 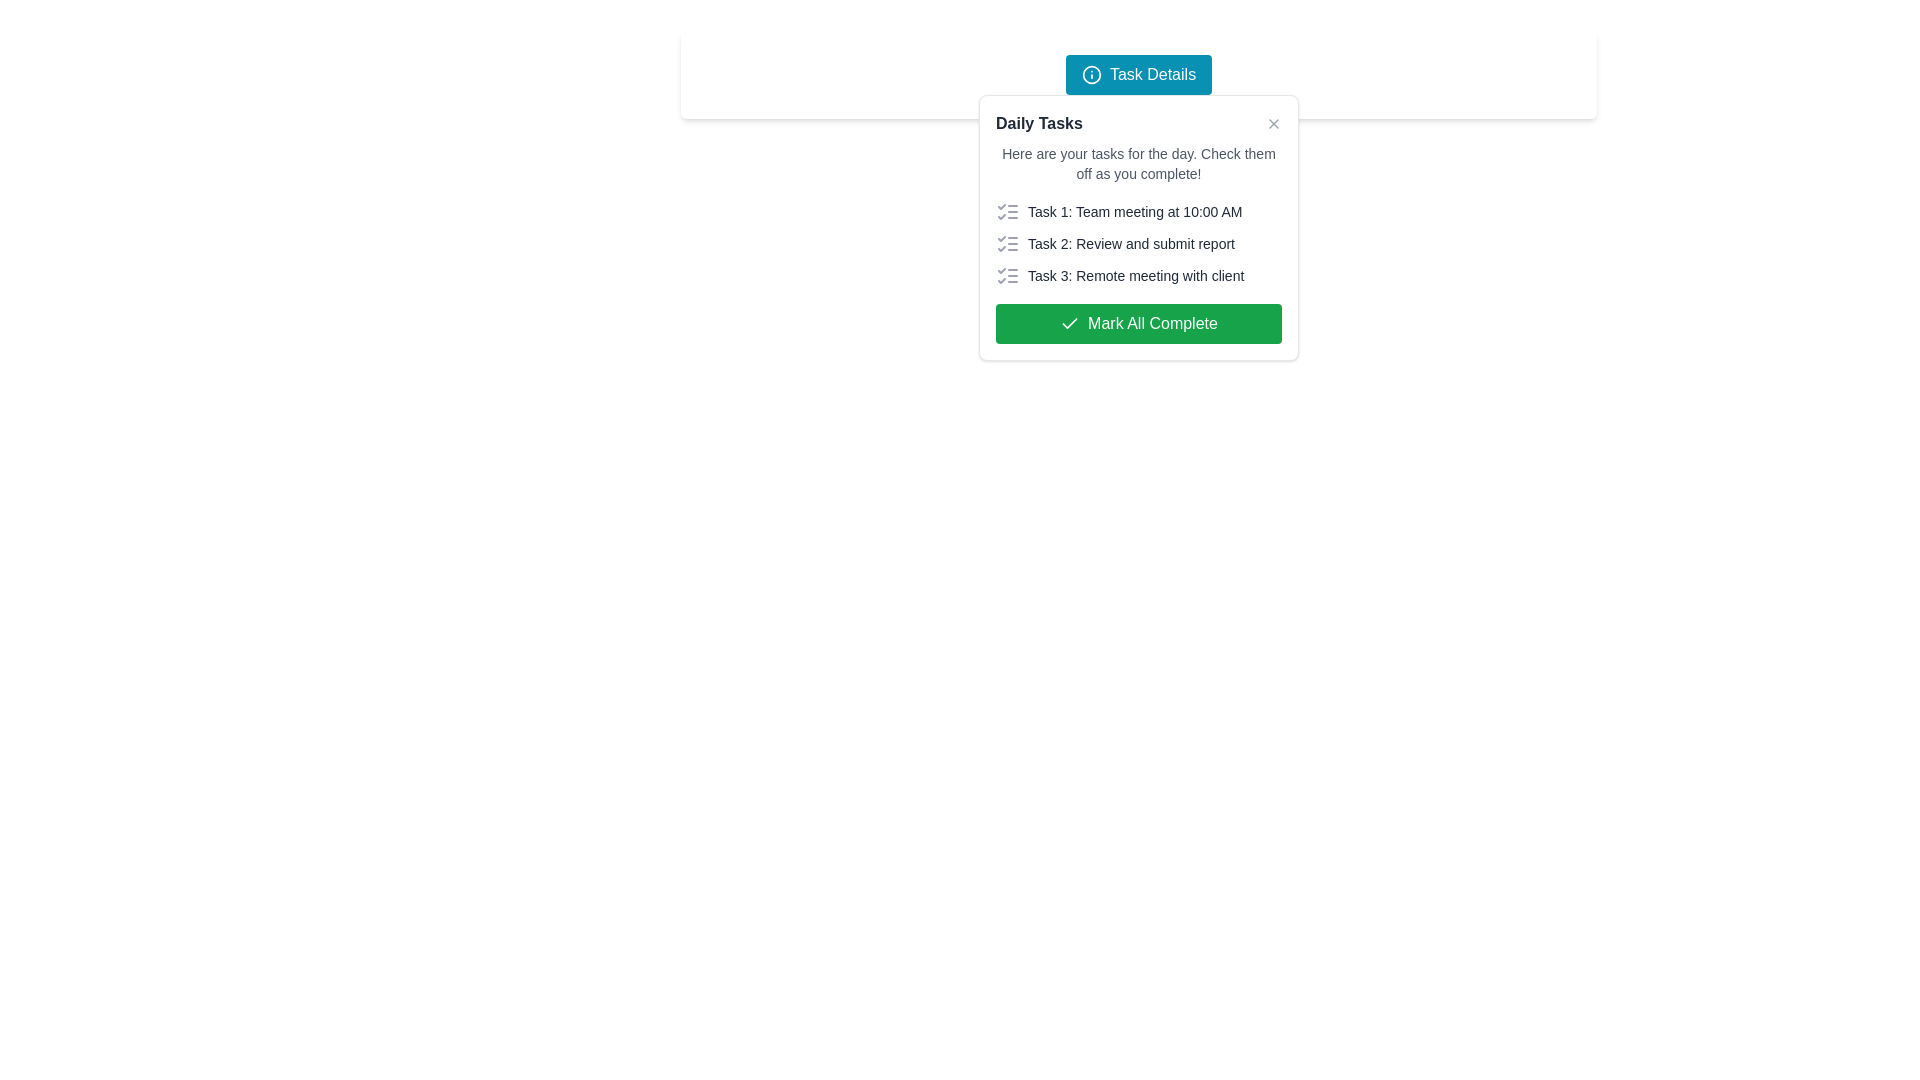 I want to click on the primary interactive button located at the top of the 'Daily Tasks' card, so click(x=1138, y=73).